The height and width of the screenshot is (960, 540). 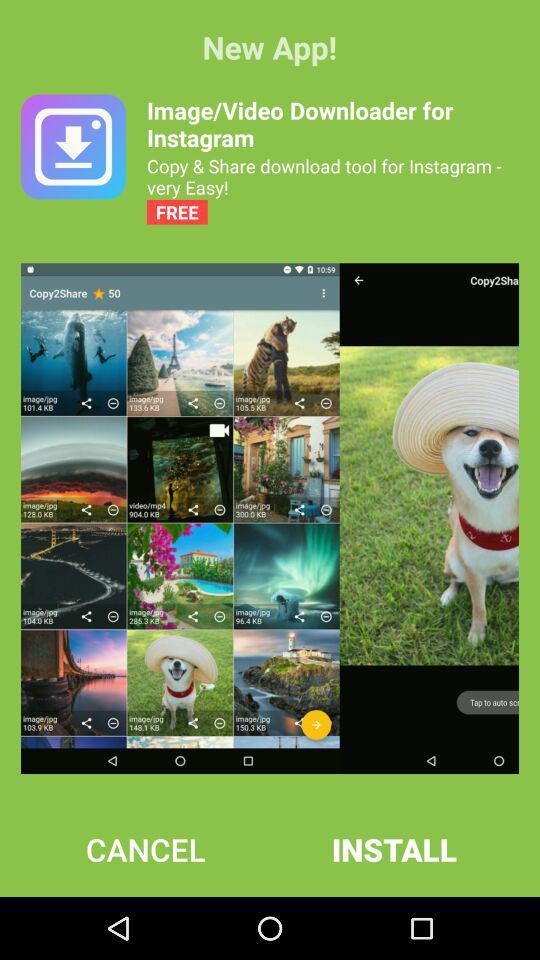 What do you see at coordinates (144, 848) in the screenshot?
I see `the item to the left of install` at bounding box center [144, 848].